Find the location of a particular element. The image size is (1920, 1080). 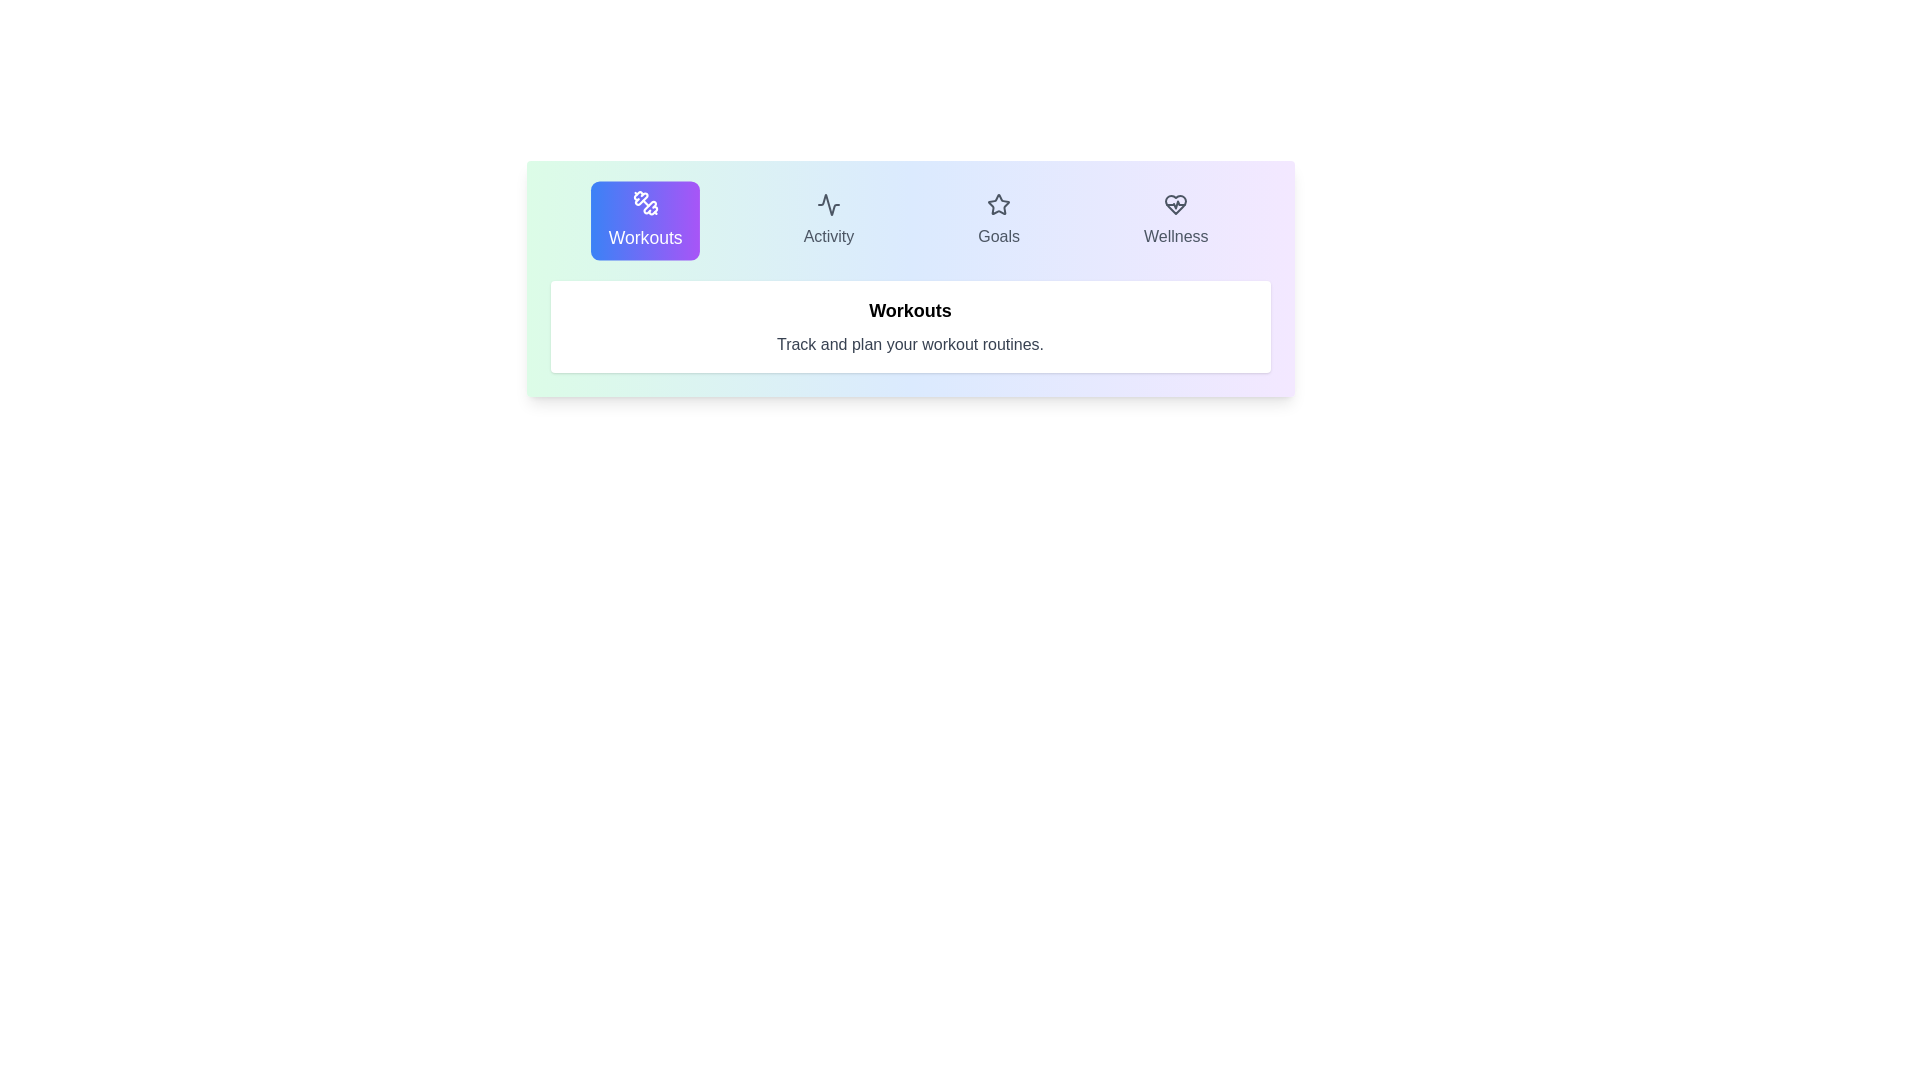

the navigation button labeled 'Wellness', which is located in the top-right corner of the group of buttons including 'Workouts', 'Activity', and 'Goals' is located at coordinates (1176, 220).